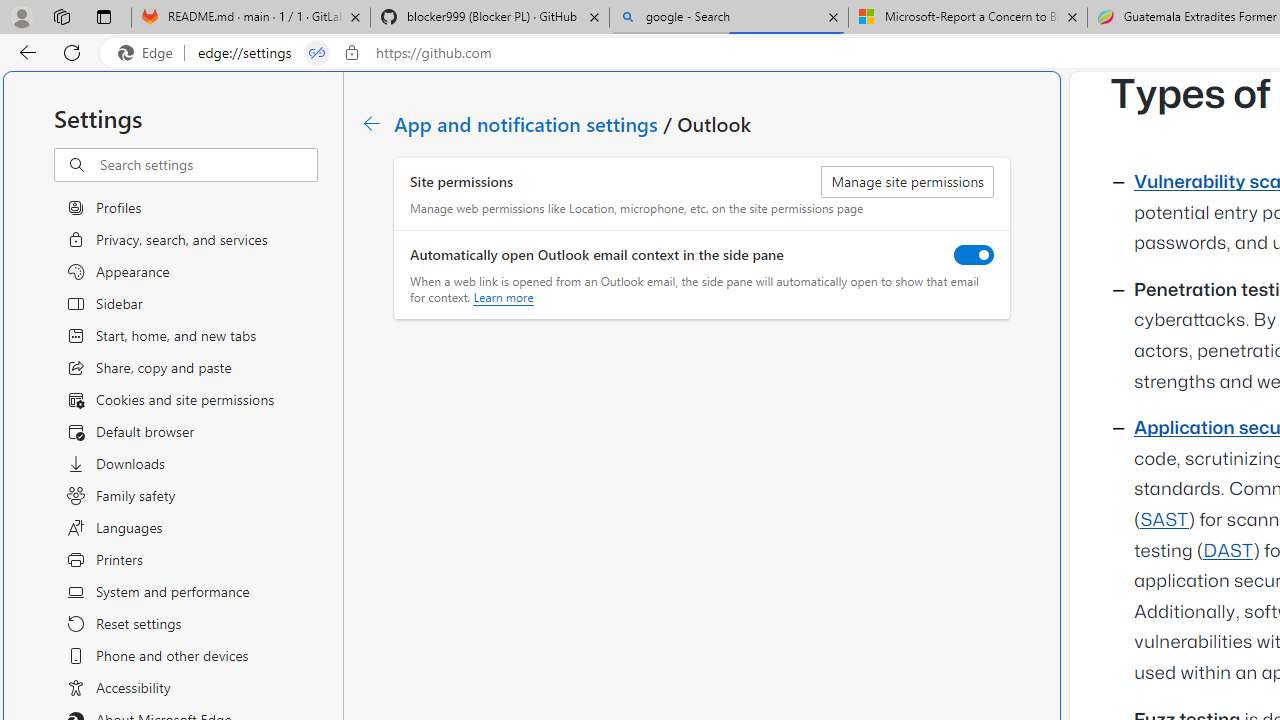 The width and height of the screenshot is (1280, 720). What do you see at coordinates (372, 123) in the screenshot?
I see `'Go back to App and notification settings page.'` at bounding box center [372, 123].